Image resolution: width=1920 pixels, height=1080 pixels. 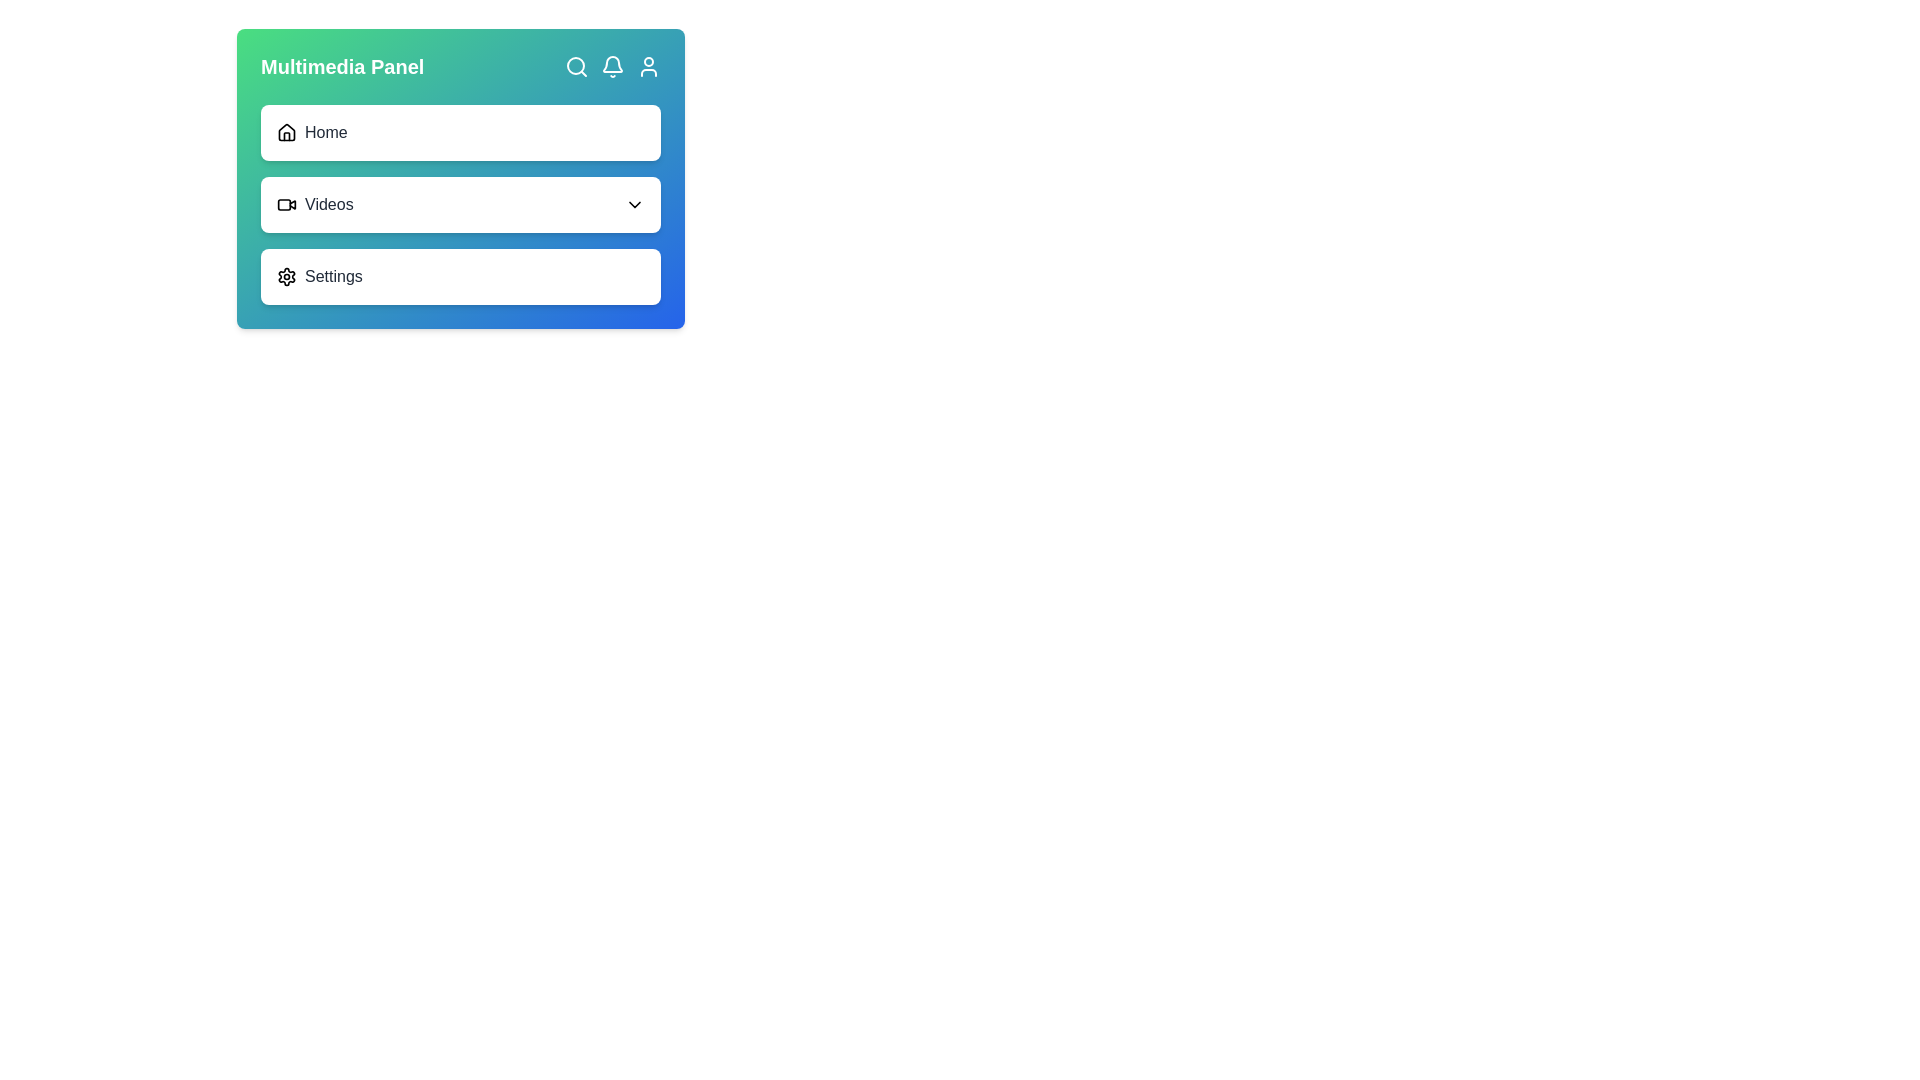 I want to click on the Navigation link with the gear icon and 'Settings' label in the navigation menu, so click(x=318, y=277).